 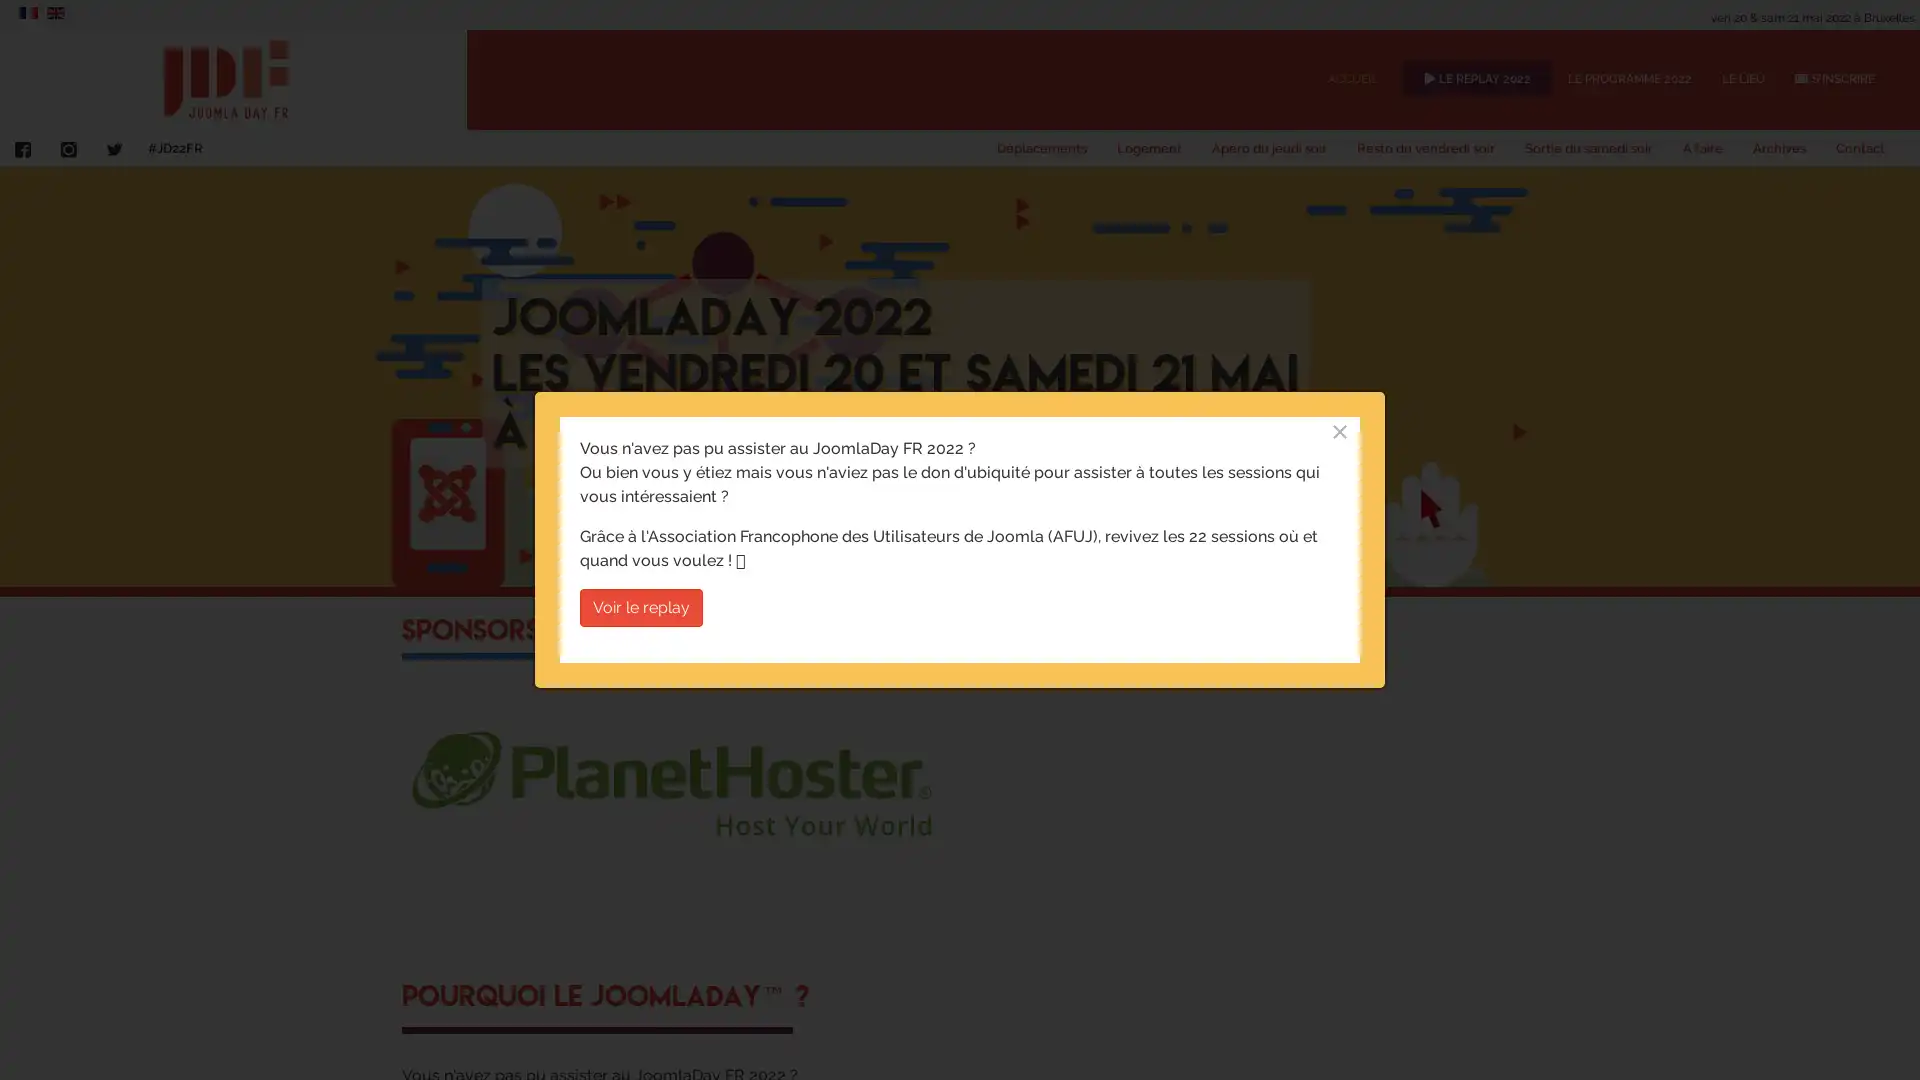 I want to click on Close, so click(x=1339, y=430).